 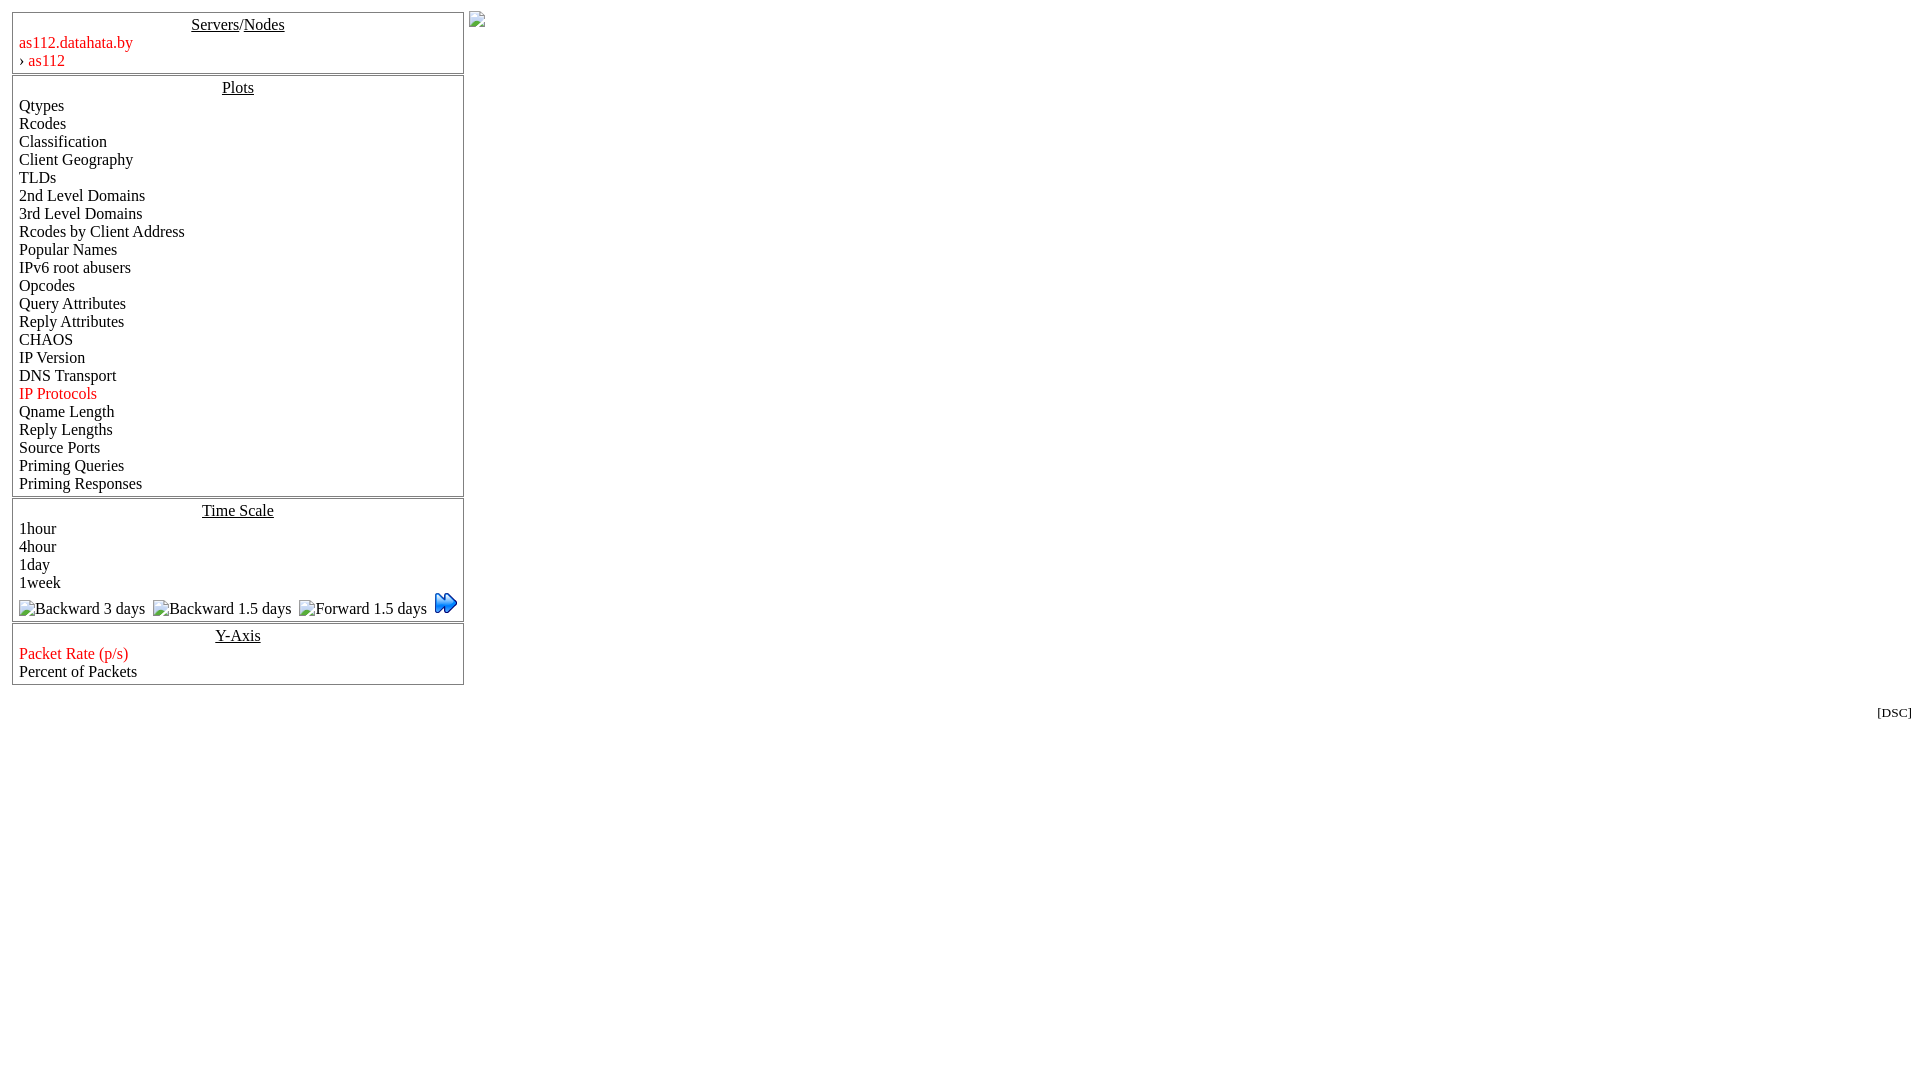 I want to click on '1day', so click(x=34, y=564).